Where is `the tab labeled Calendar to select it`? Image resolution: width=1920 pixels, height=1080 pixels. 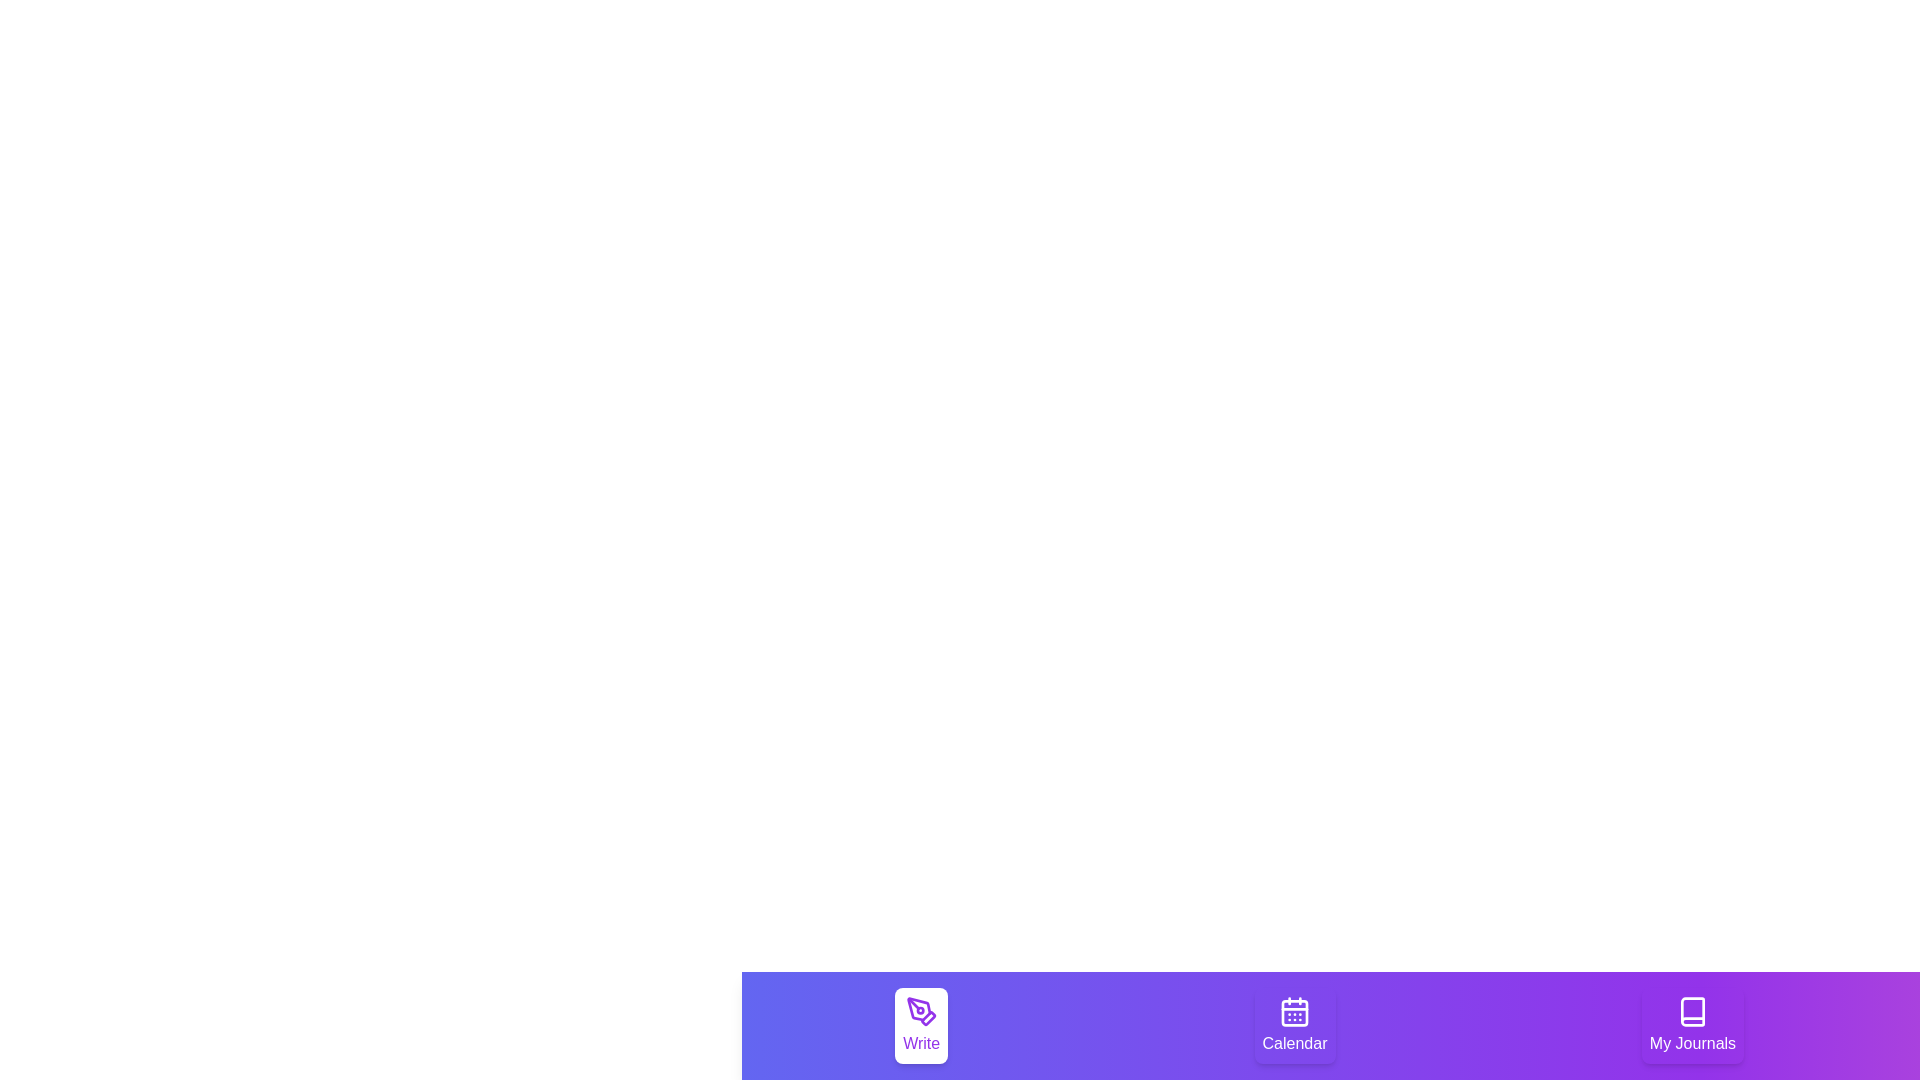 the tab labeled Calendar to select it is located at coordinates (1295, 1026).